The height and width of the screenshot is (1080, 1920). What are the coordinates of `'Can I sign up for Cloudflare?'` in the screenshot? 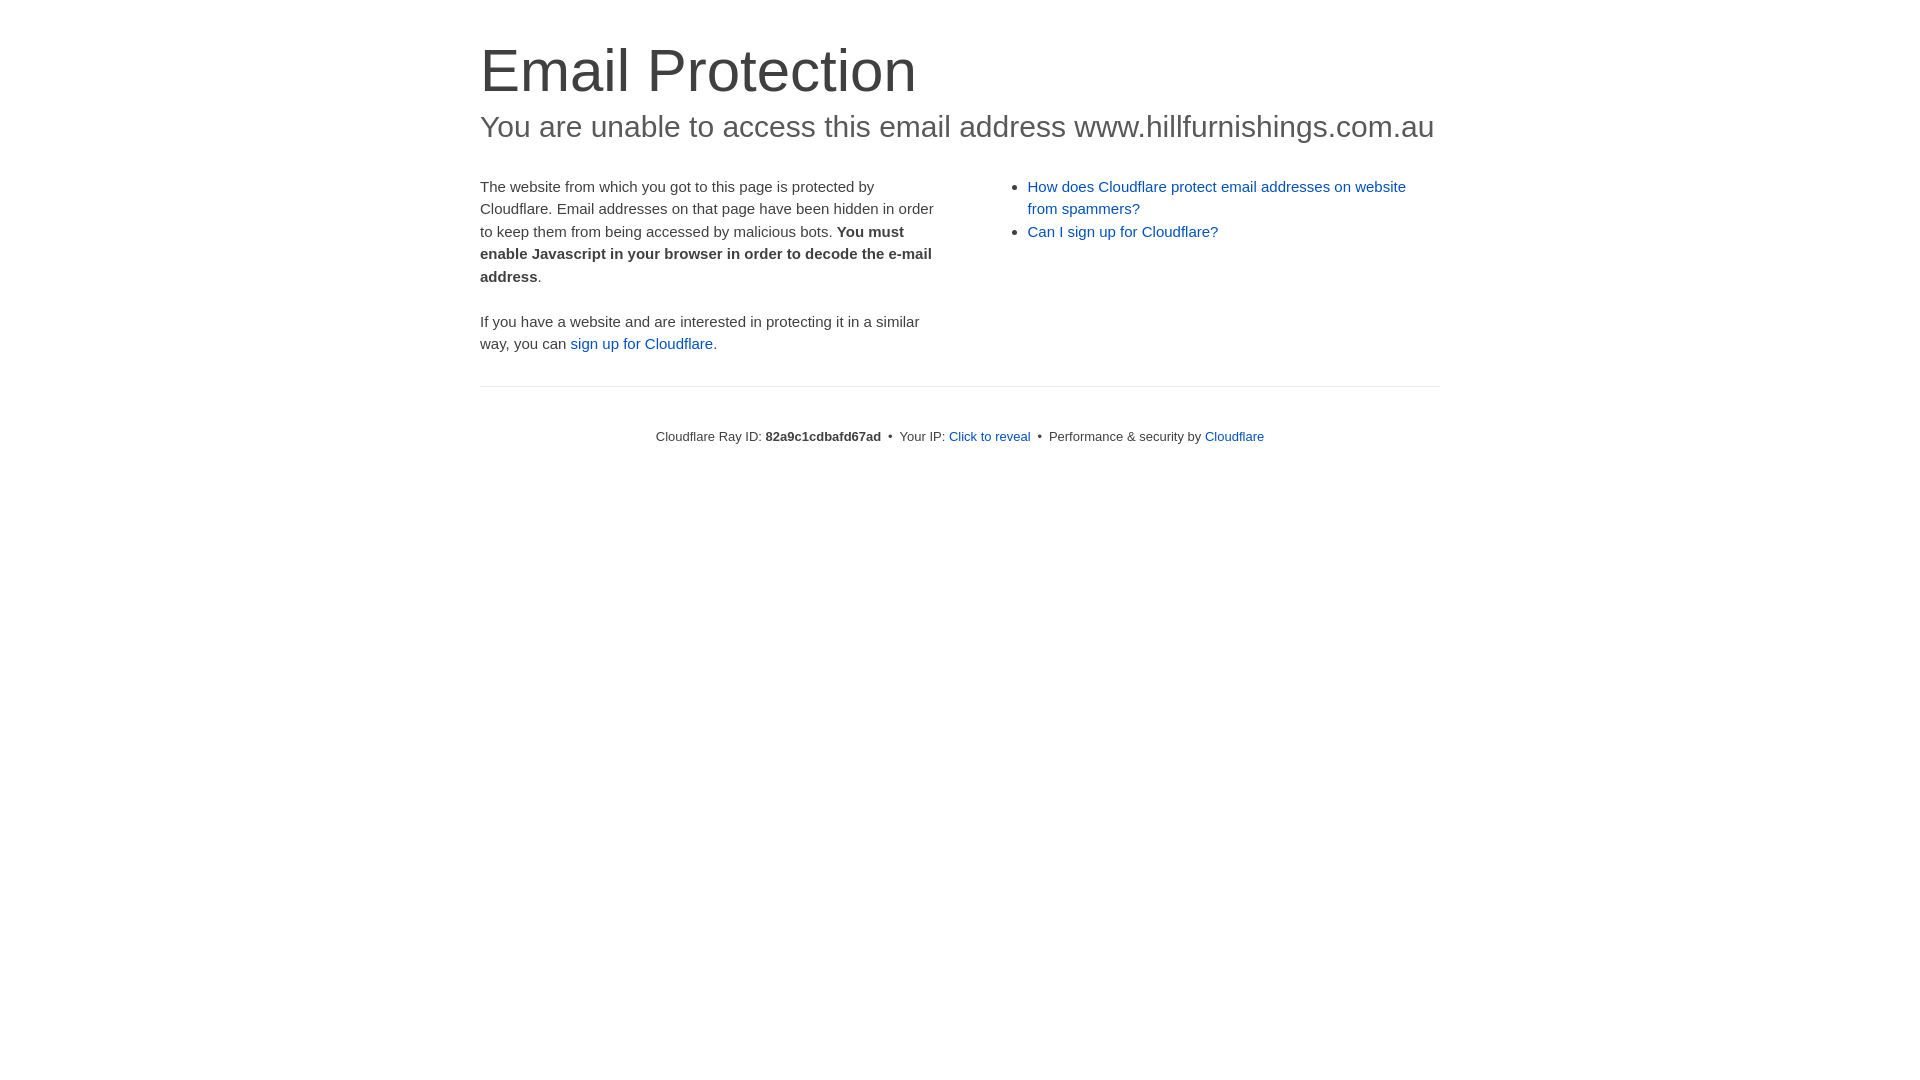 It's located at (1123, 230).